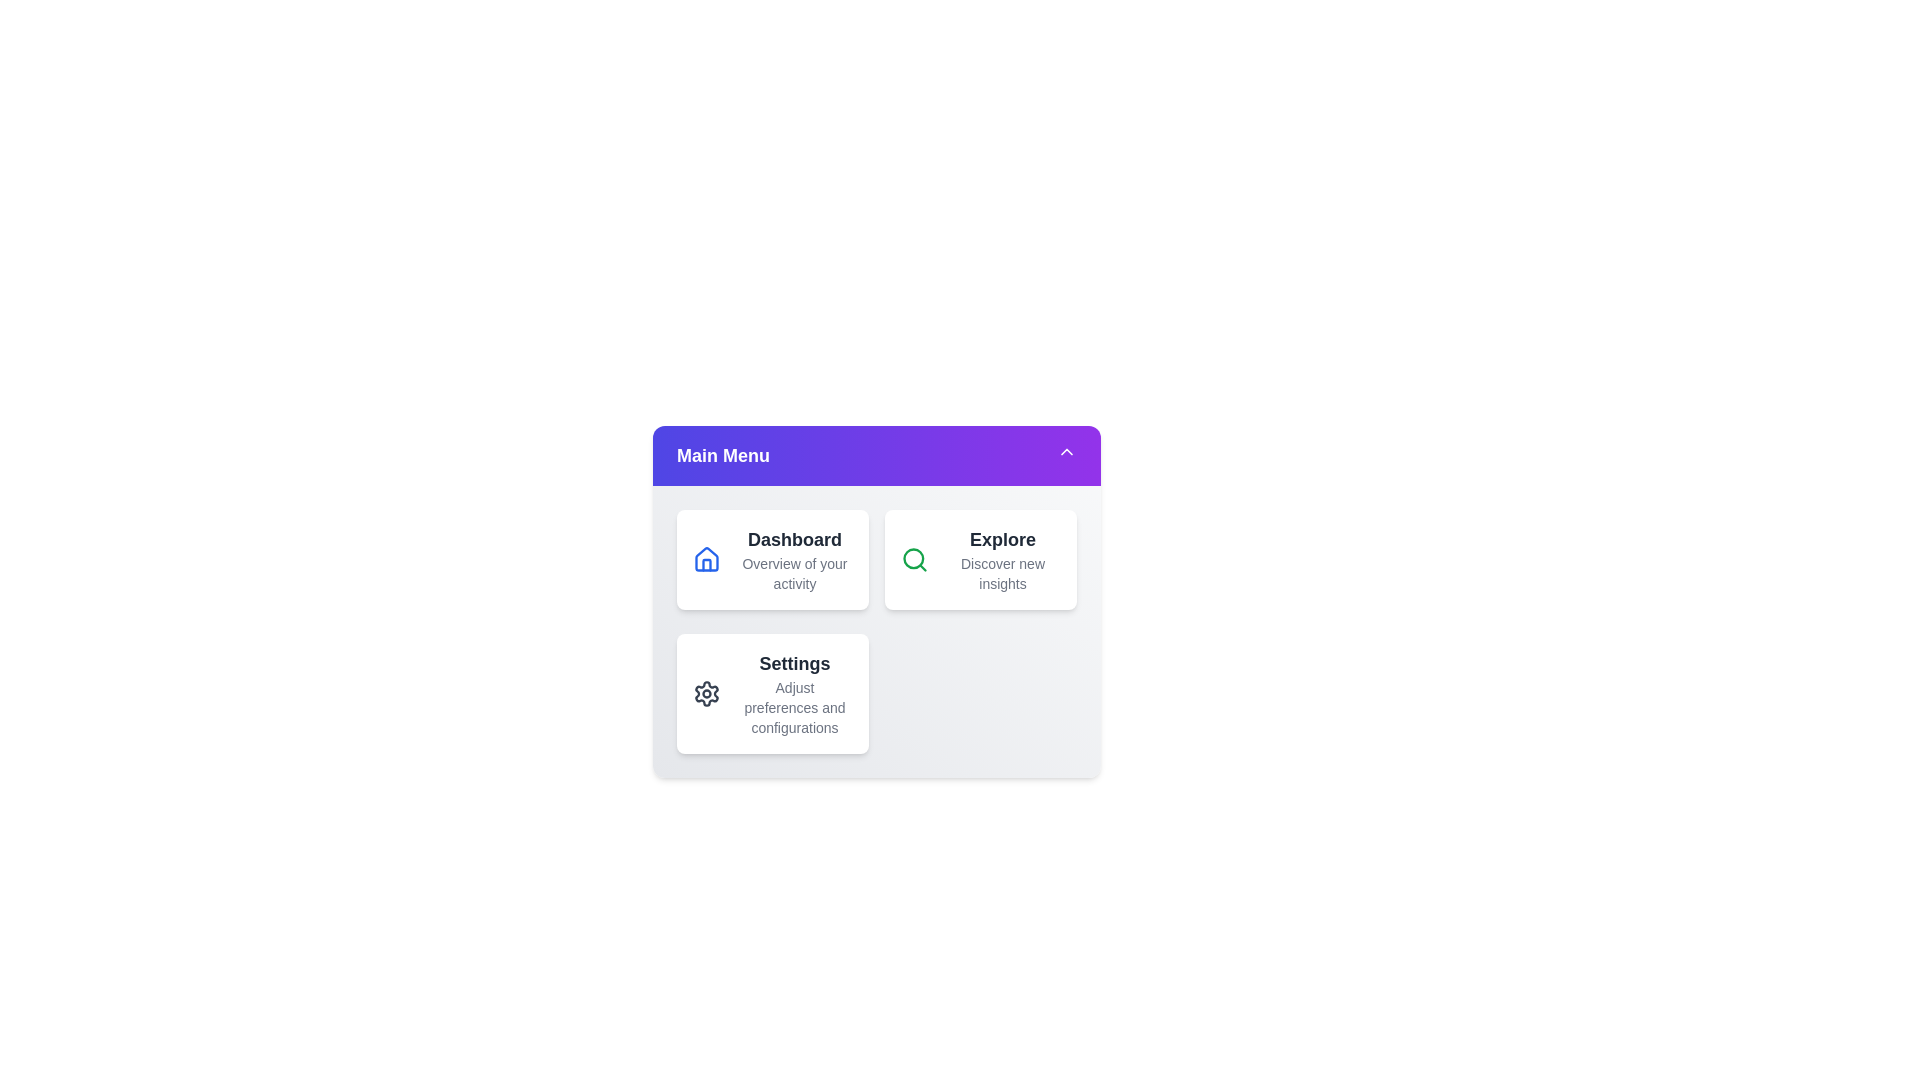 This screenshot has height=1080, width=1920. Describe the element at coordinates (914, 559) in the screenshot. I see `the Explore icon to provide feedback` at that location.